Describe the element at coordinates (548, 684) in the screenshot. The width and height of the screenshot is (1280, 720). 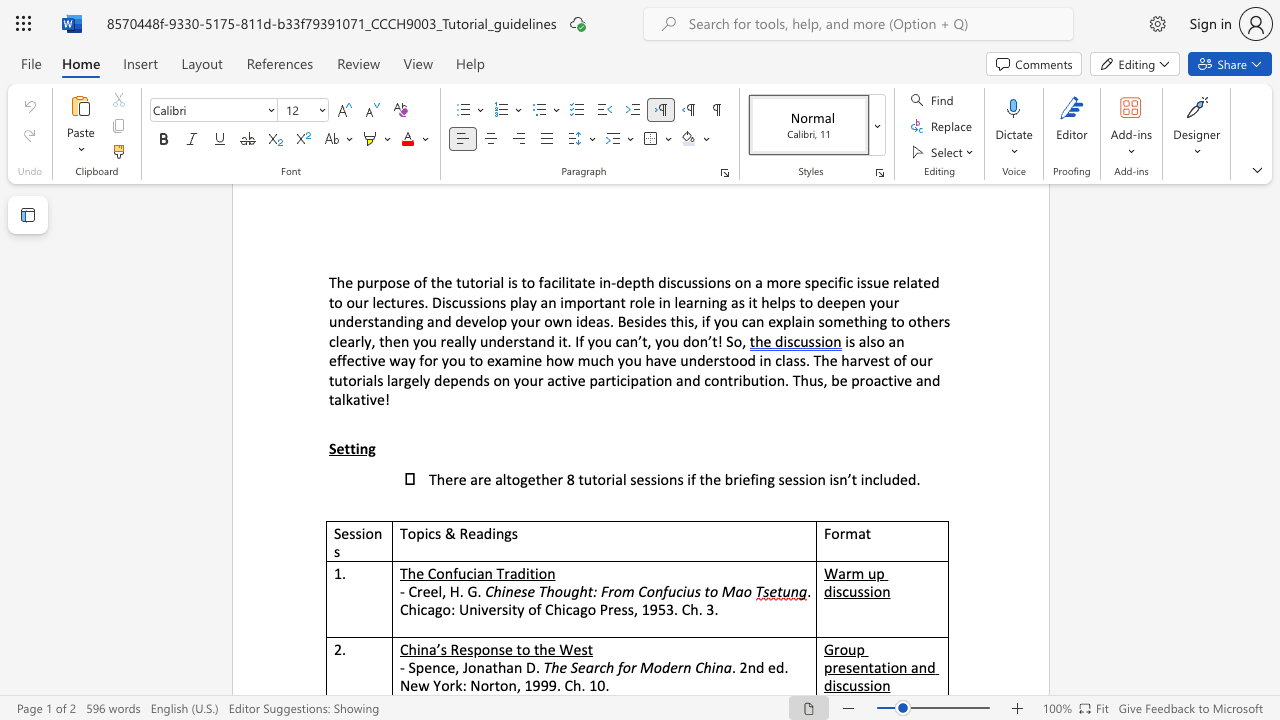
I see `the subset text "9. Ch." within the text ". 2nd ed. New York: Norton, 1999. Ch. 10."` at that location.